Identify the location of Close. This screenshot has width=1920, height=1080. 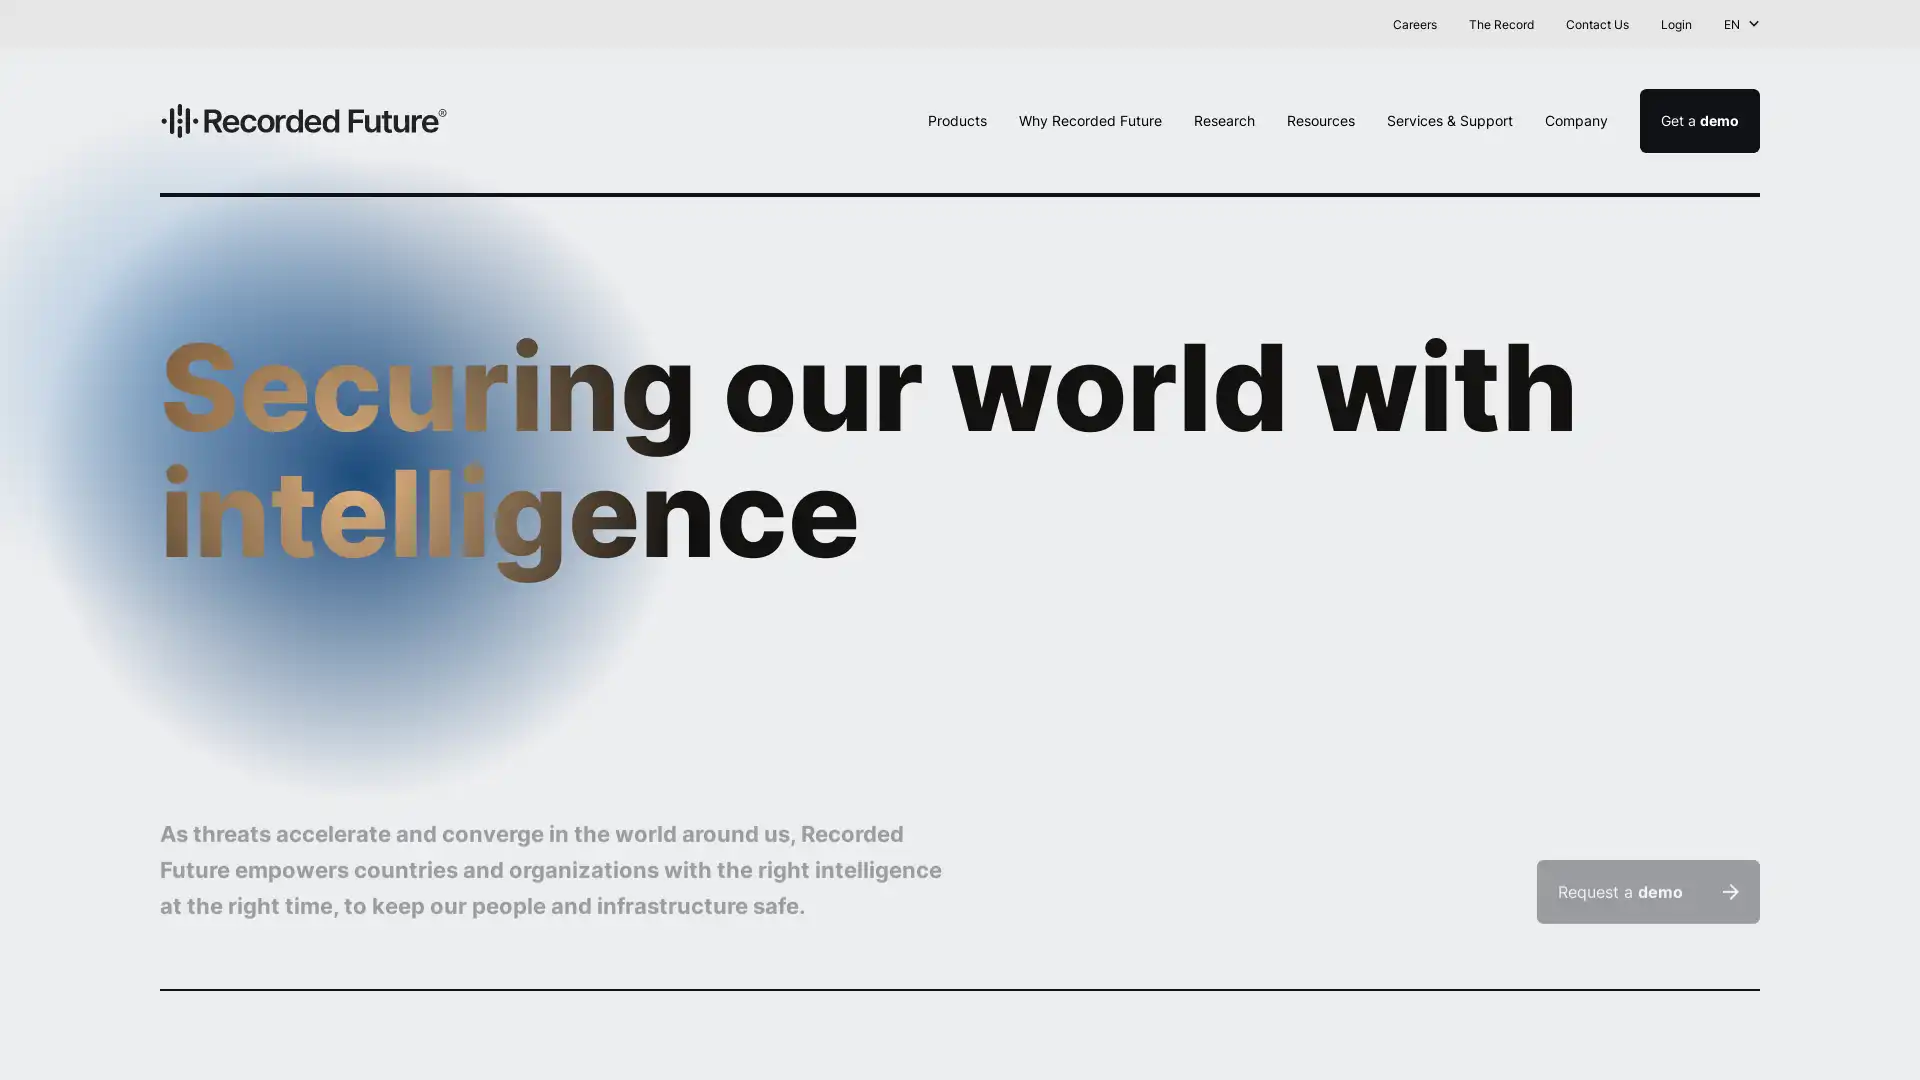
(1885, 27).